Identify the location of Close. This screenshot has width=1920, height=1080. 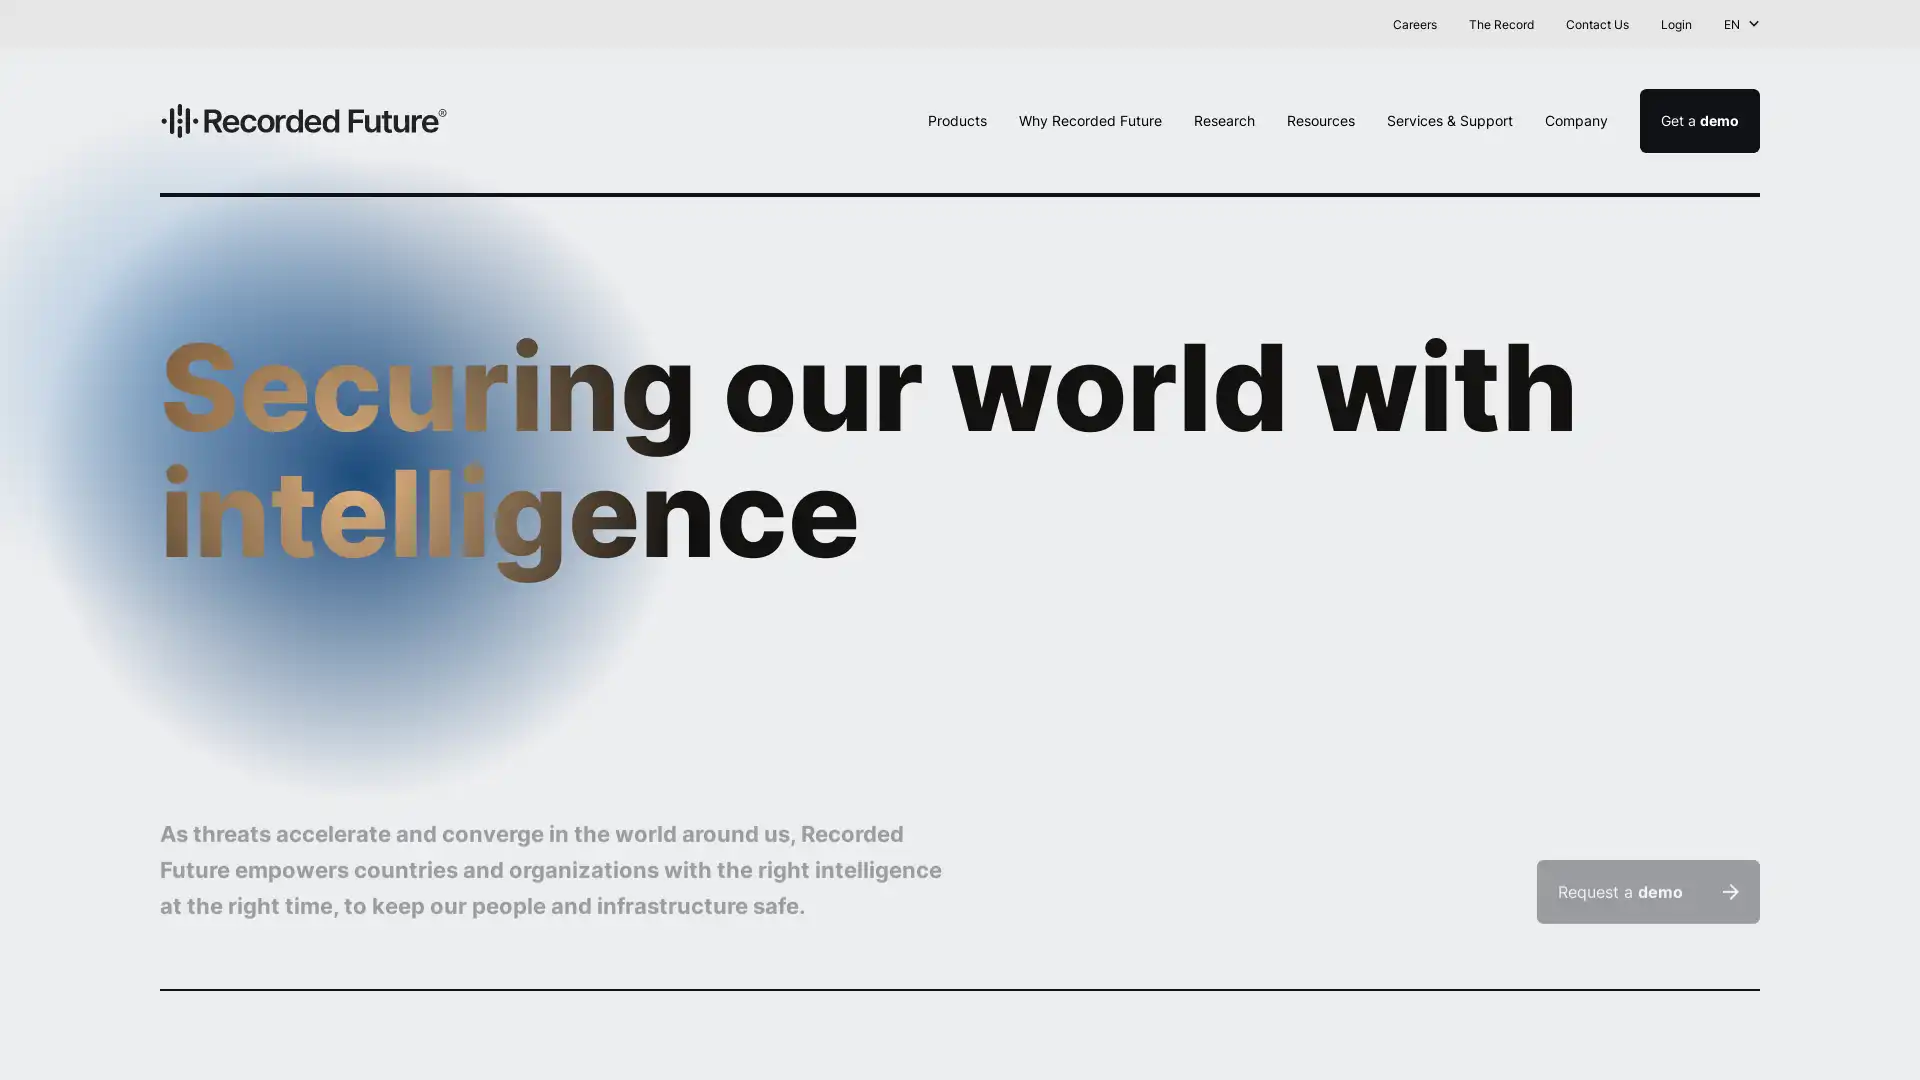
(1885, 27).